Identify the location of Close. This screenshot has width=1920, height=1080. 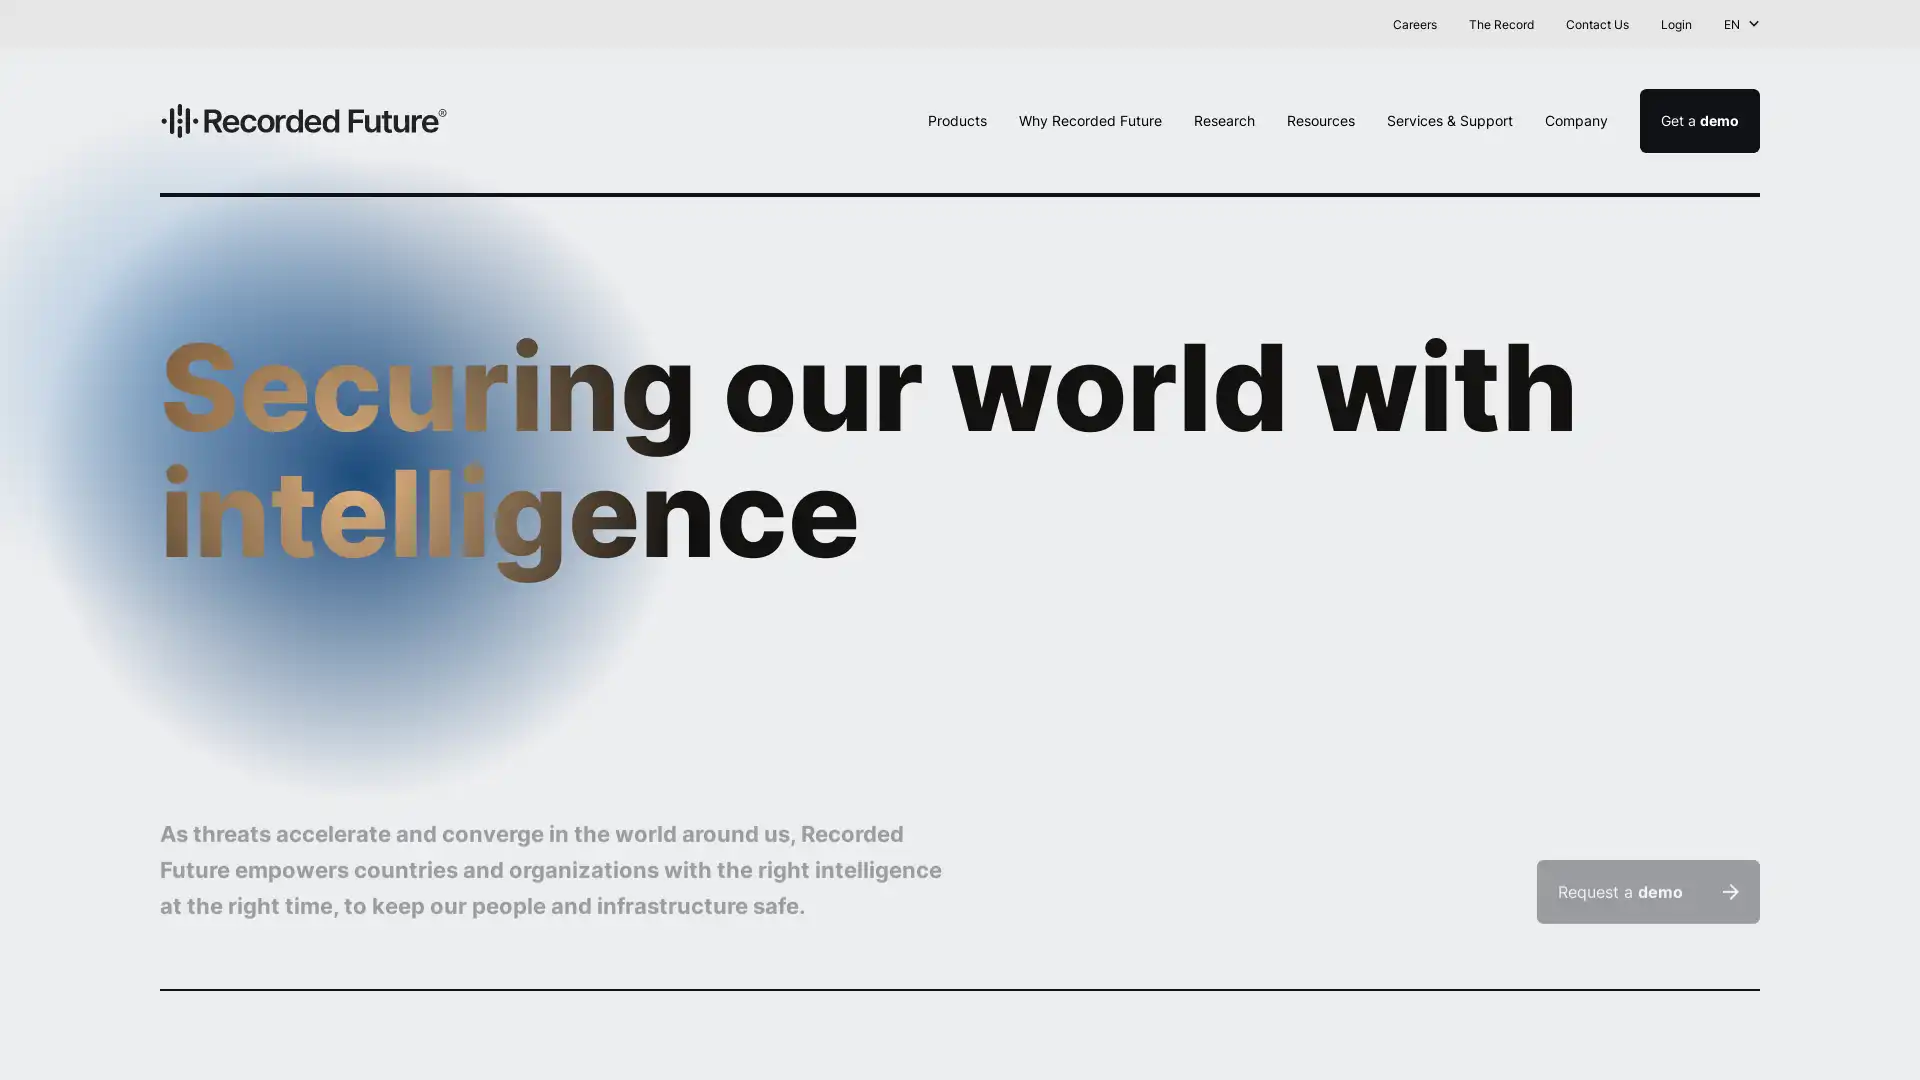
(1885, 27).